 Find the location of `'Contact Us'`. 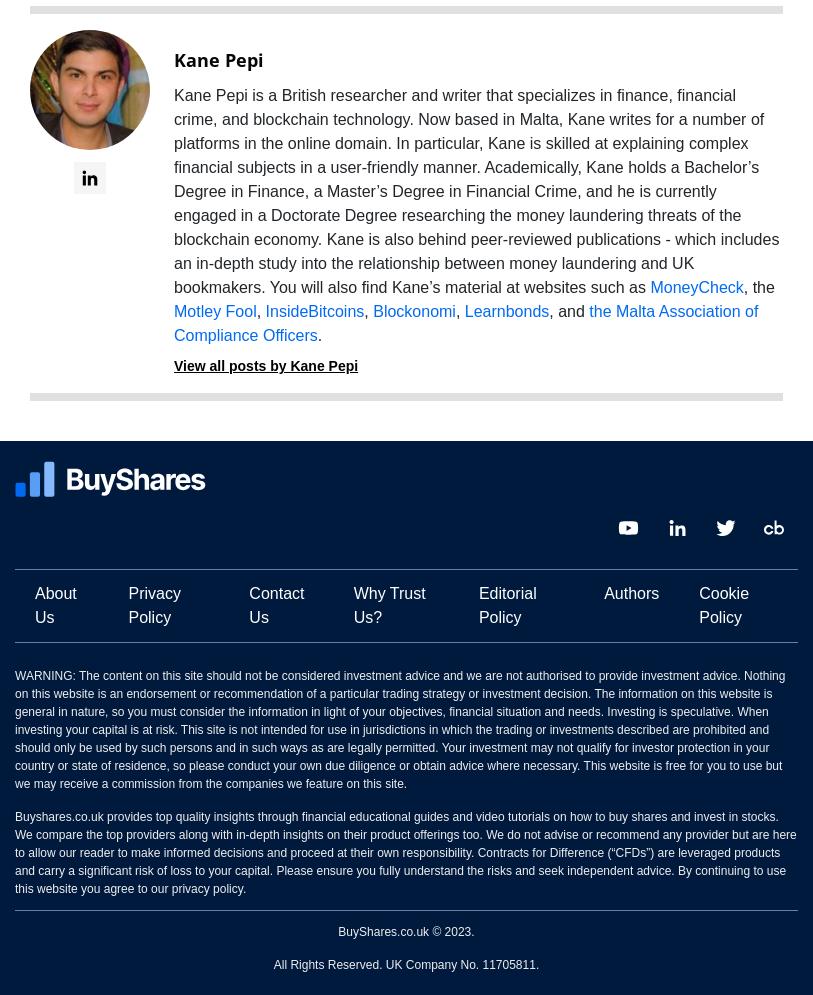

'Contact Us' is located at coordinates (275, 604).